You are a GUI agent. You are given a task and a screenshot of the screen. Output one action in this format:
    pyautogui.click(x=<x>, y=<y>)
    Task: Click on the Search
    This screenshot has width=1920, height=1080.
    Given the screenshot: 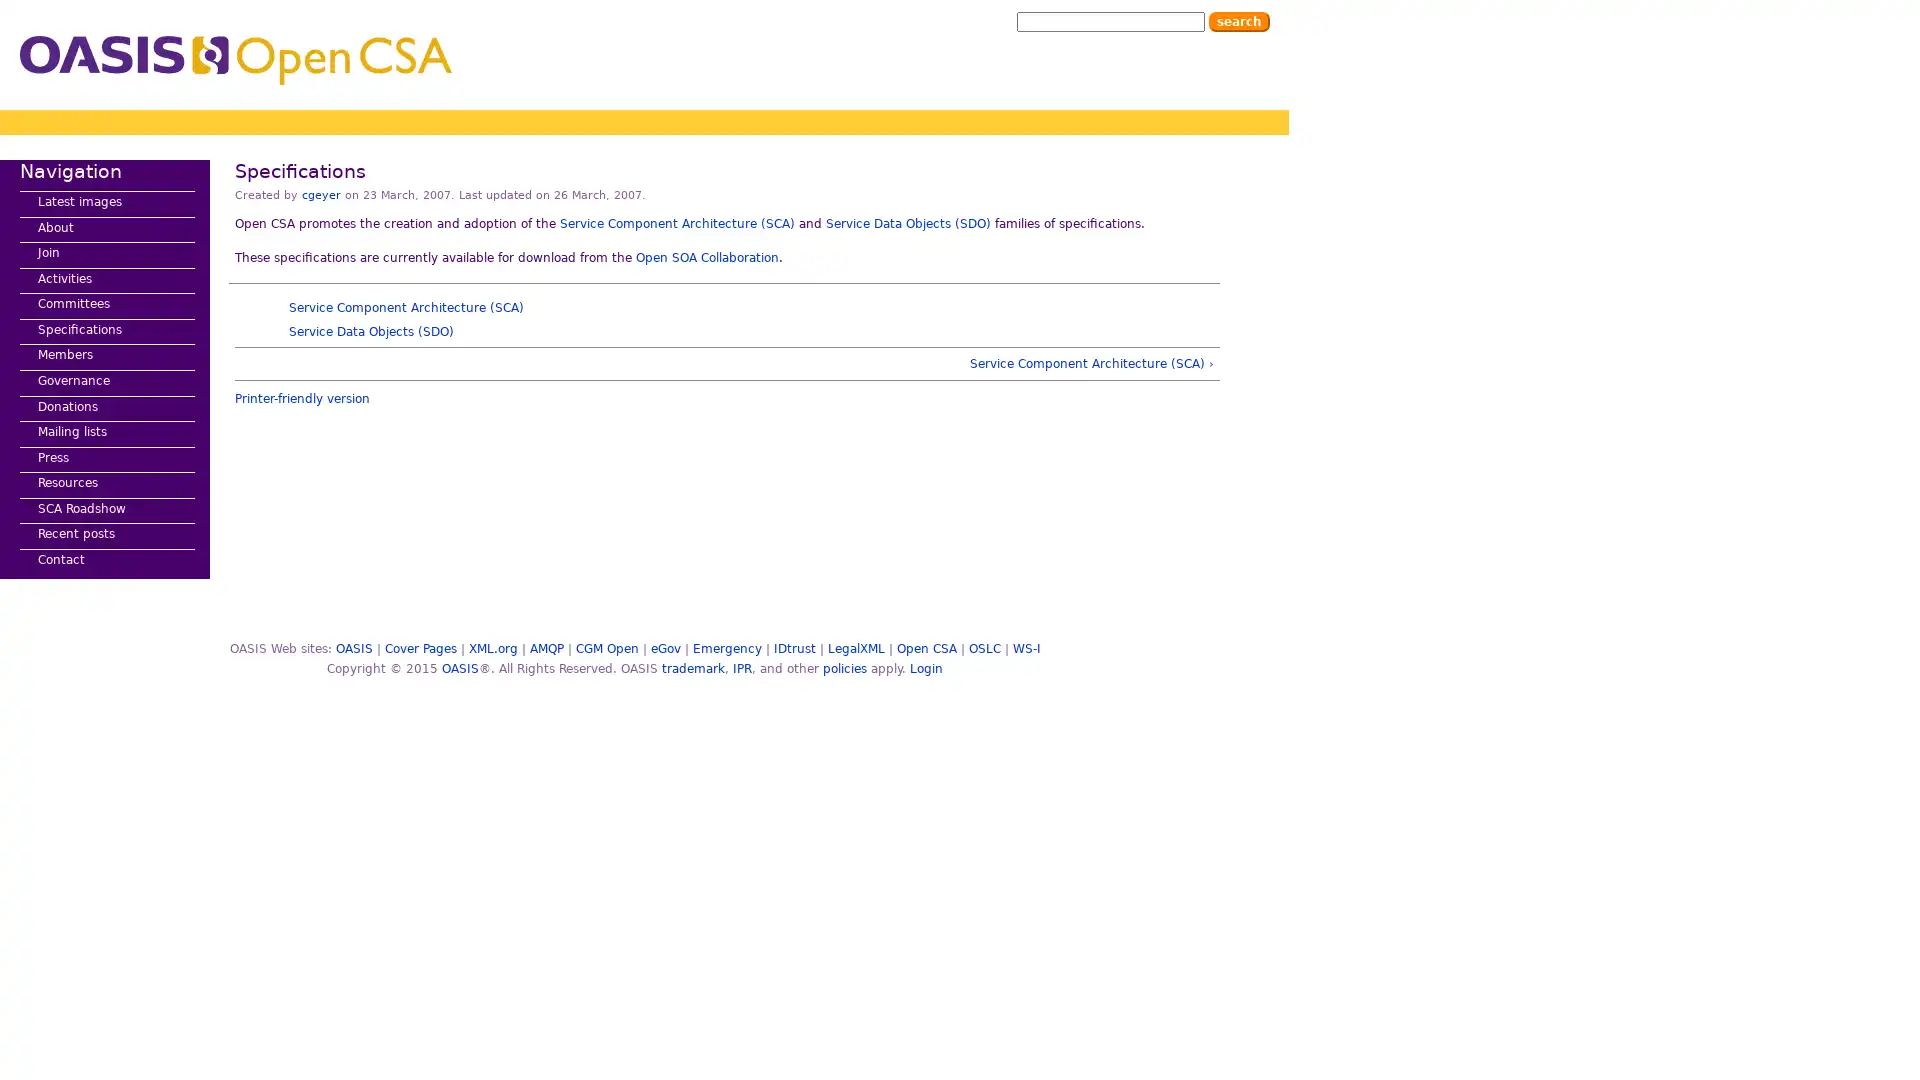 What is the action you would take?
    pyautogui.click(x=1238, y=22)
    